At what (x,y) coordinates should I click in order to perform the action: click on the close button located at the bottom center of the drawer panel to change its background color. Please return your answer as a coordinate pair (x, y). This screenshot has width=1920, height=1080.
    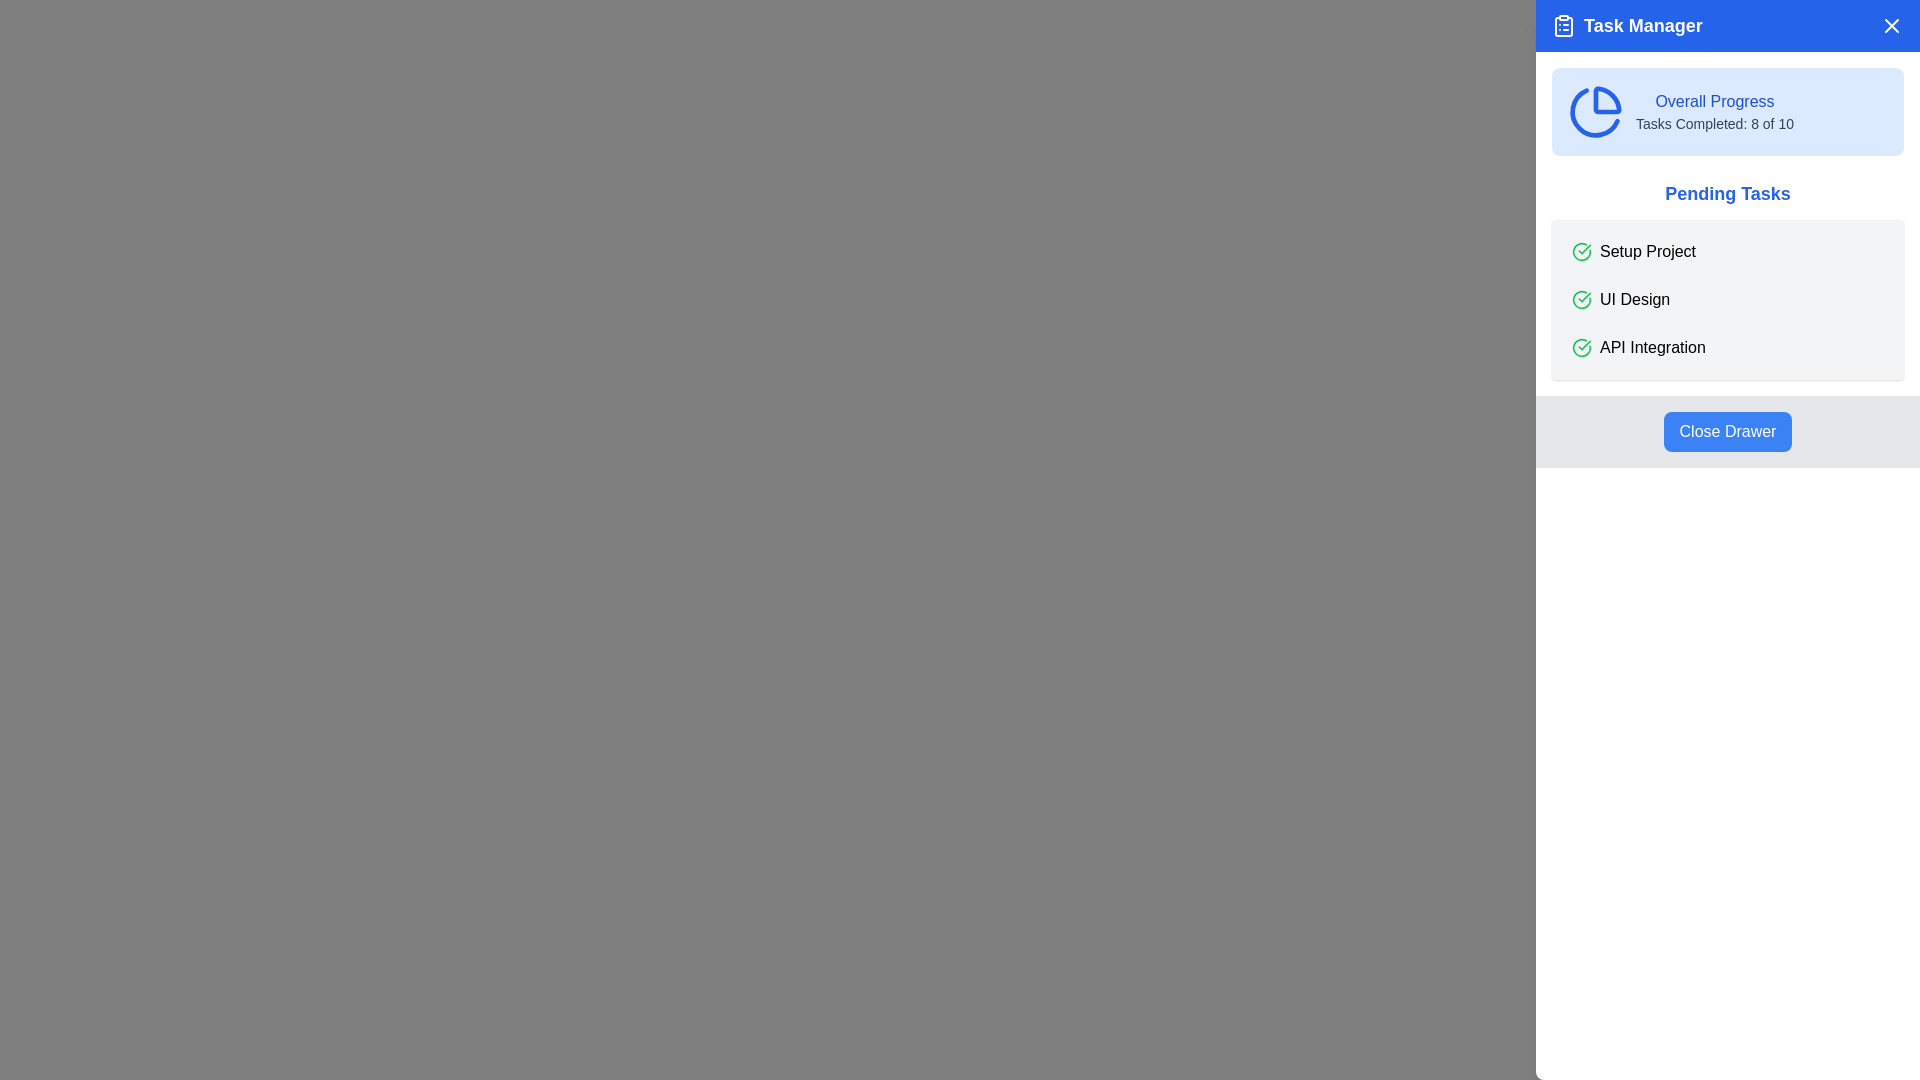
    Looking at the image, I should click on (1727, 431).